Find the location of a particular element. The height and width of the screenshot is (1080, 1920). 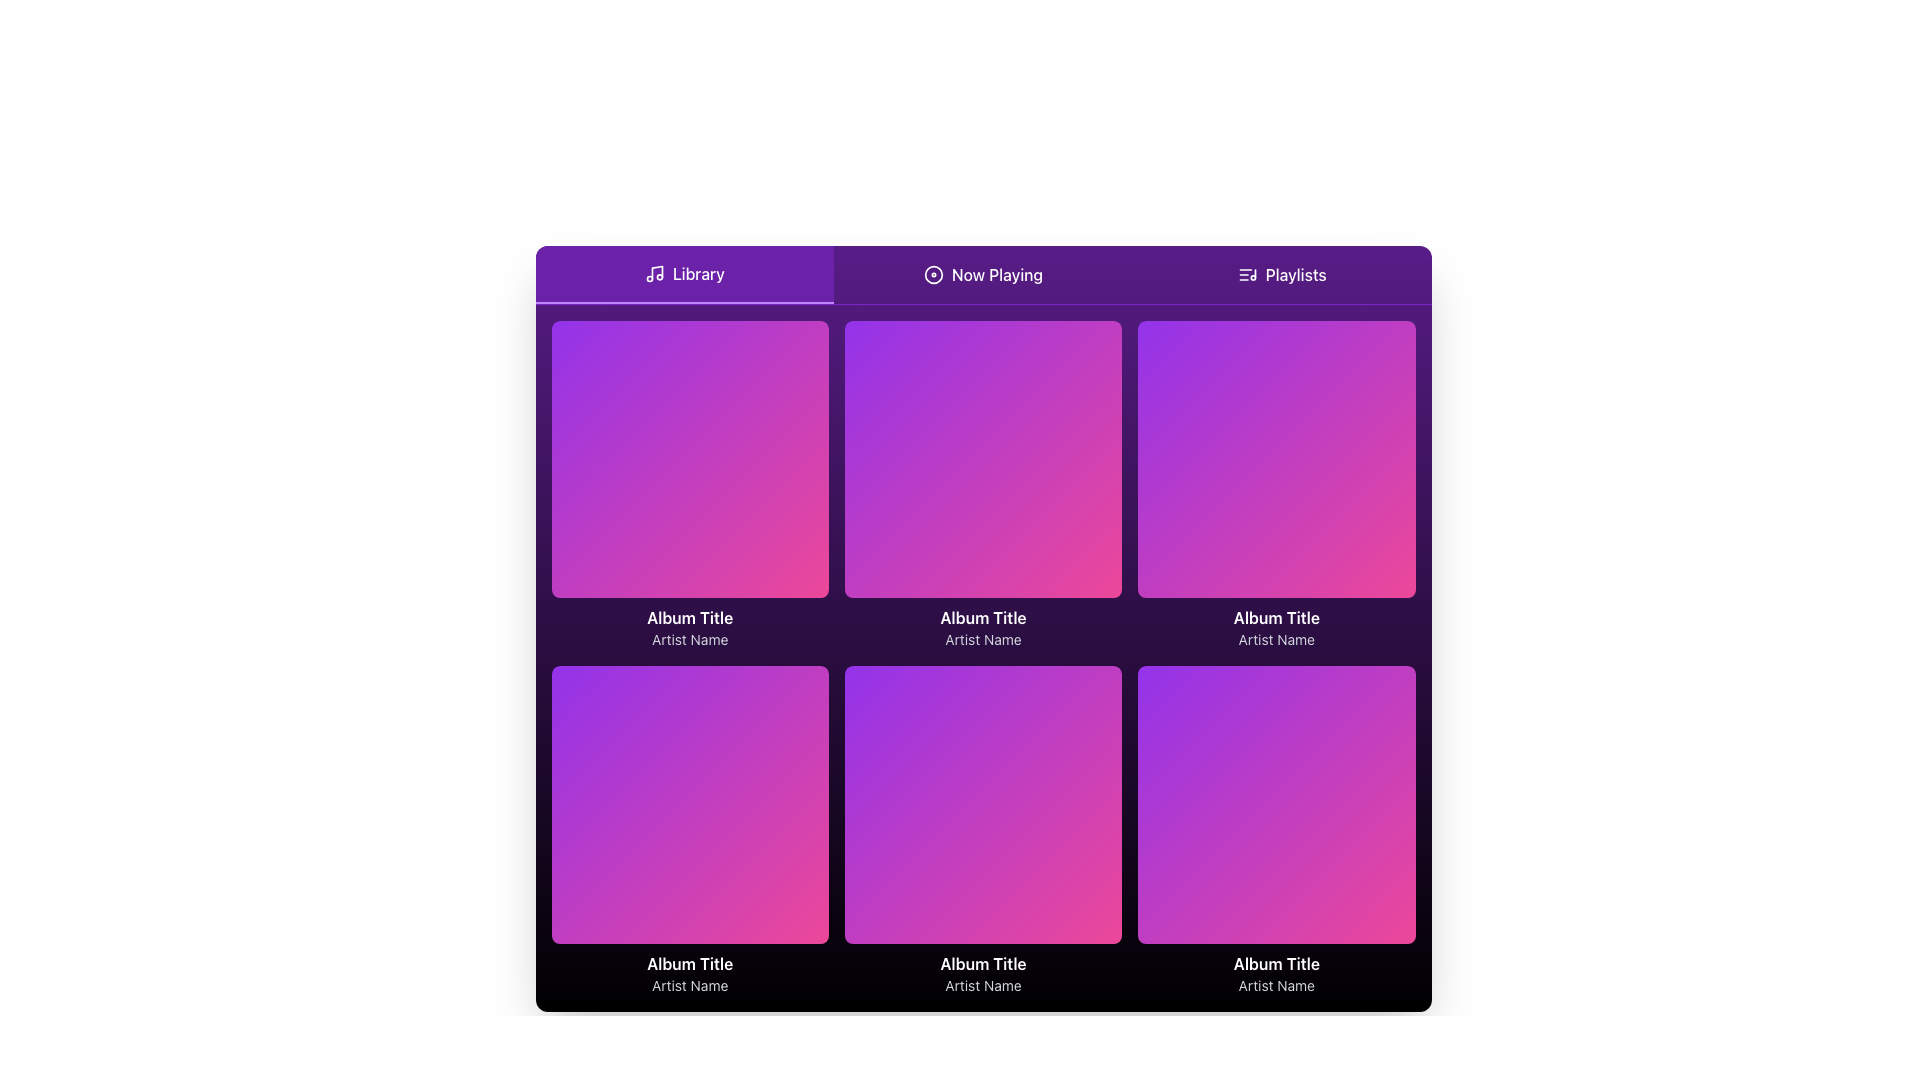

the clickable card element representing the album, which is located in the second position of the first row in the grid layout is located at coordinates (983, 485).